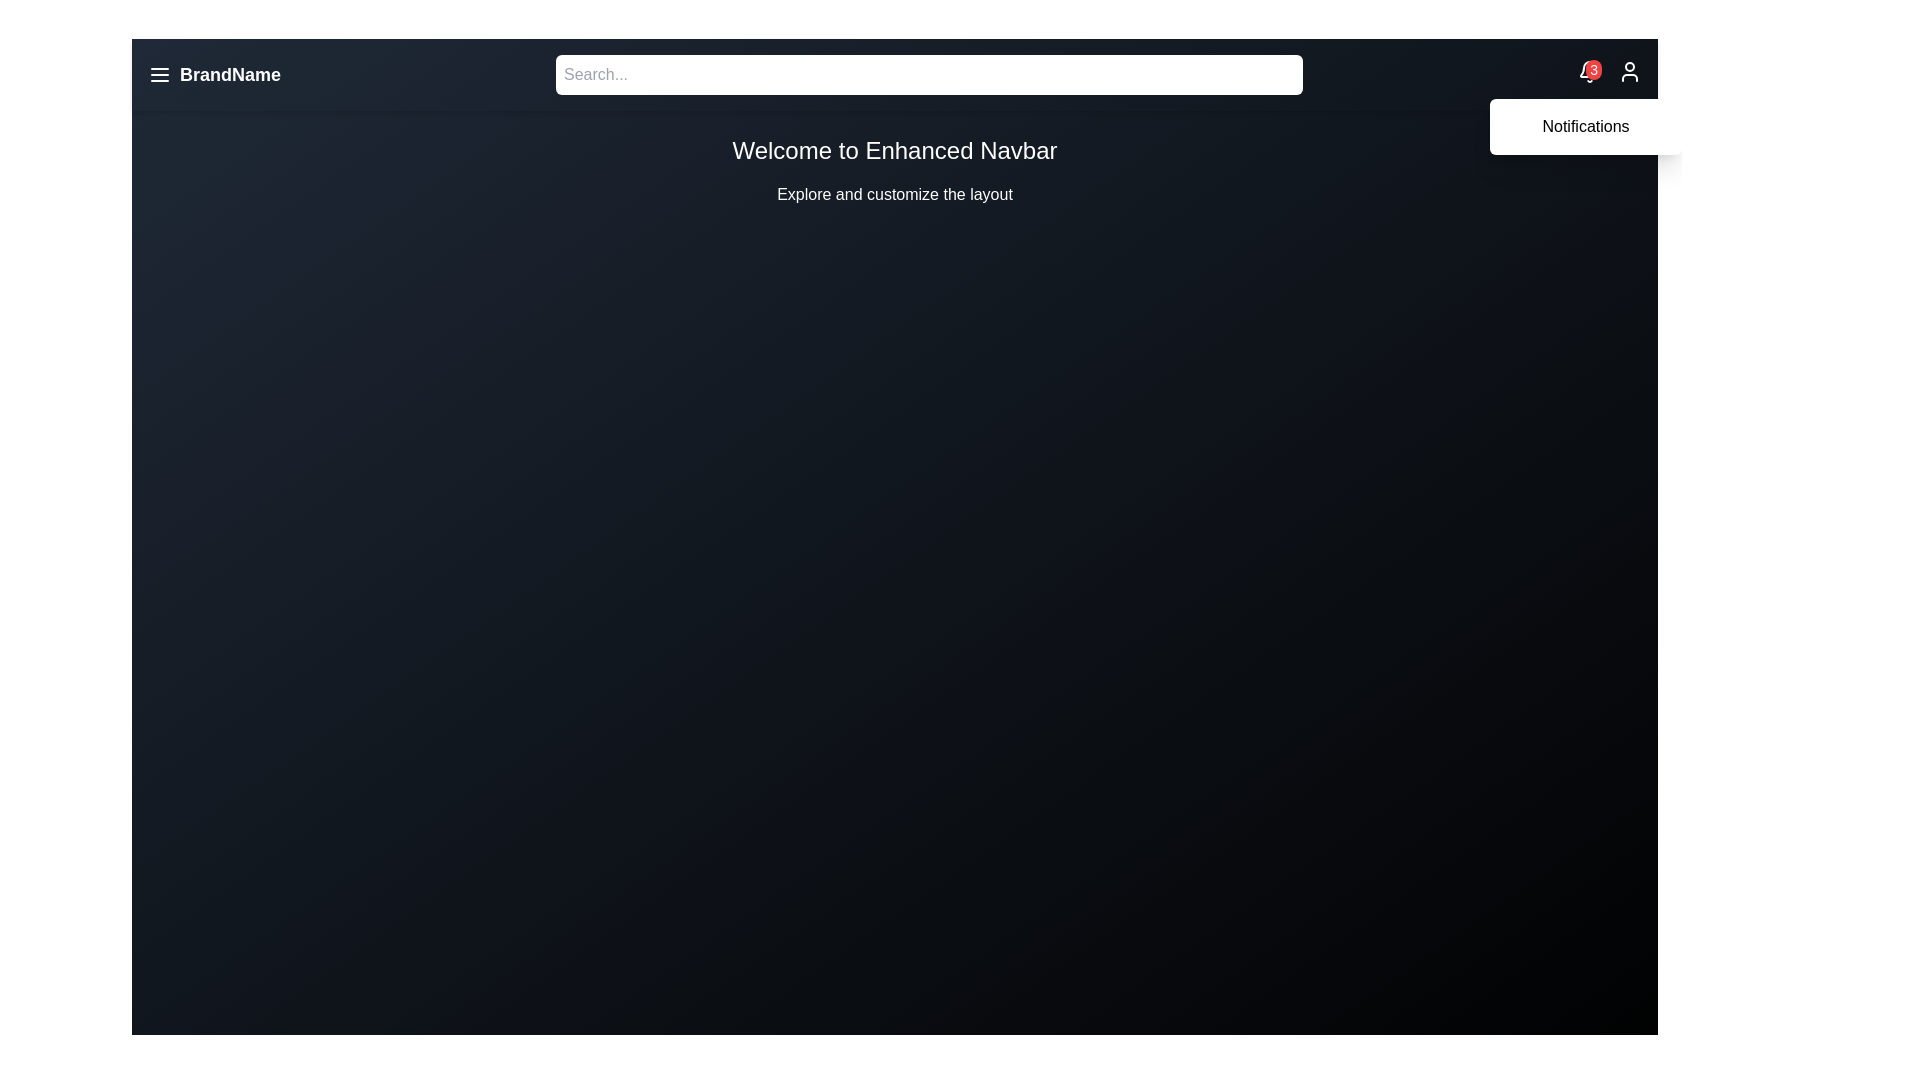  What do you see at coordinates (928, 73) in the screenshot?
I see `the search bar to focus and enable text input` at bounding box center [928, 73].